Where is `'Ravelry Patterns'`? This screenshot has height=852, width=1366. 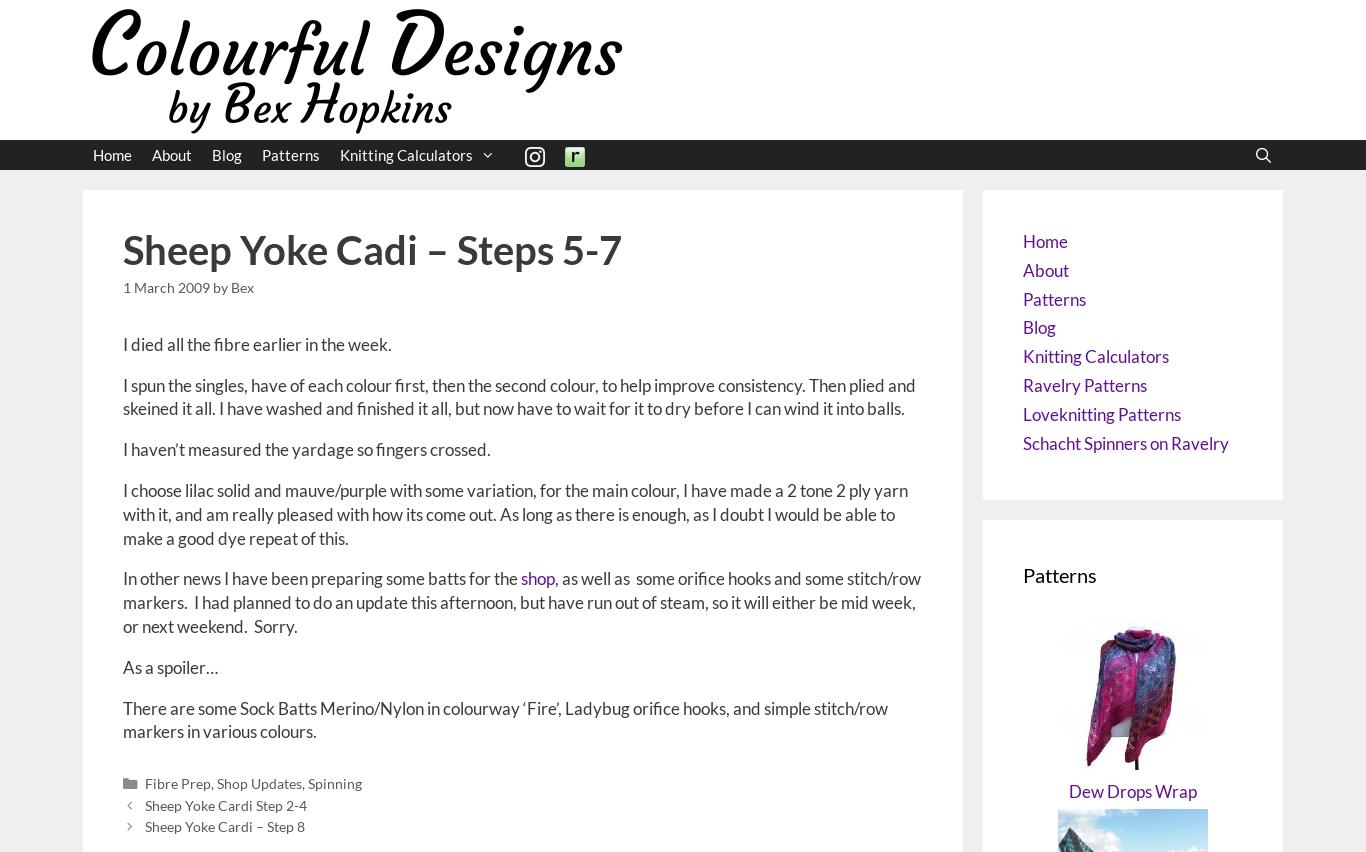 'Ravelry Patterns' is located at coordinates (1084, 383).